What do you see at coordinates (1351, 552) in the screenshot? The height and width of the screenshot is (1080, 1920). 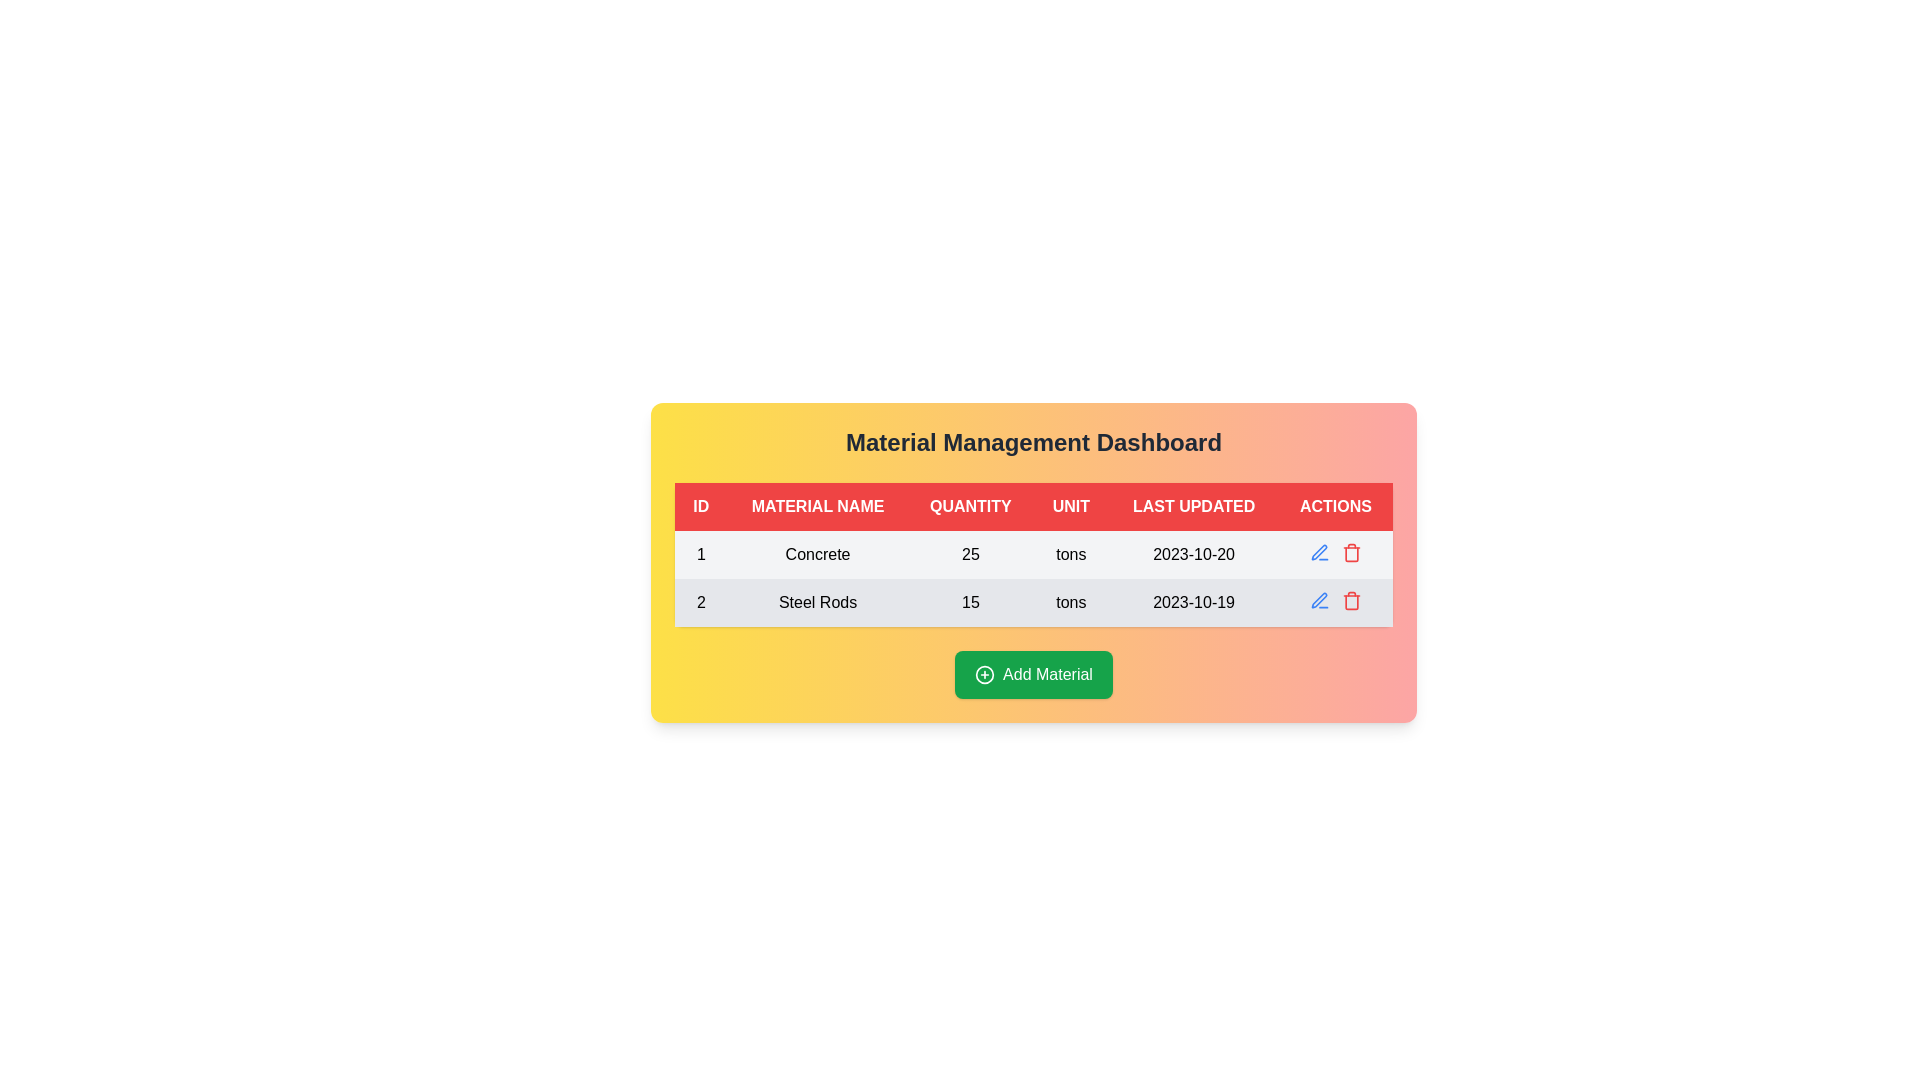 I see `the red trash bin icon in the 'Actions' column of the second row` at bounding box center [1351, 552].